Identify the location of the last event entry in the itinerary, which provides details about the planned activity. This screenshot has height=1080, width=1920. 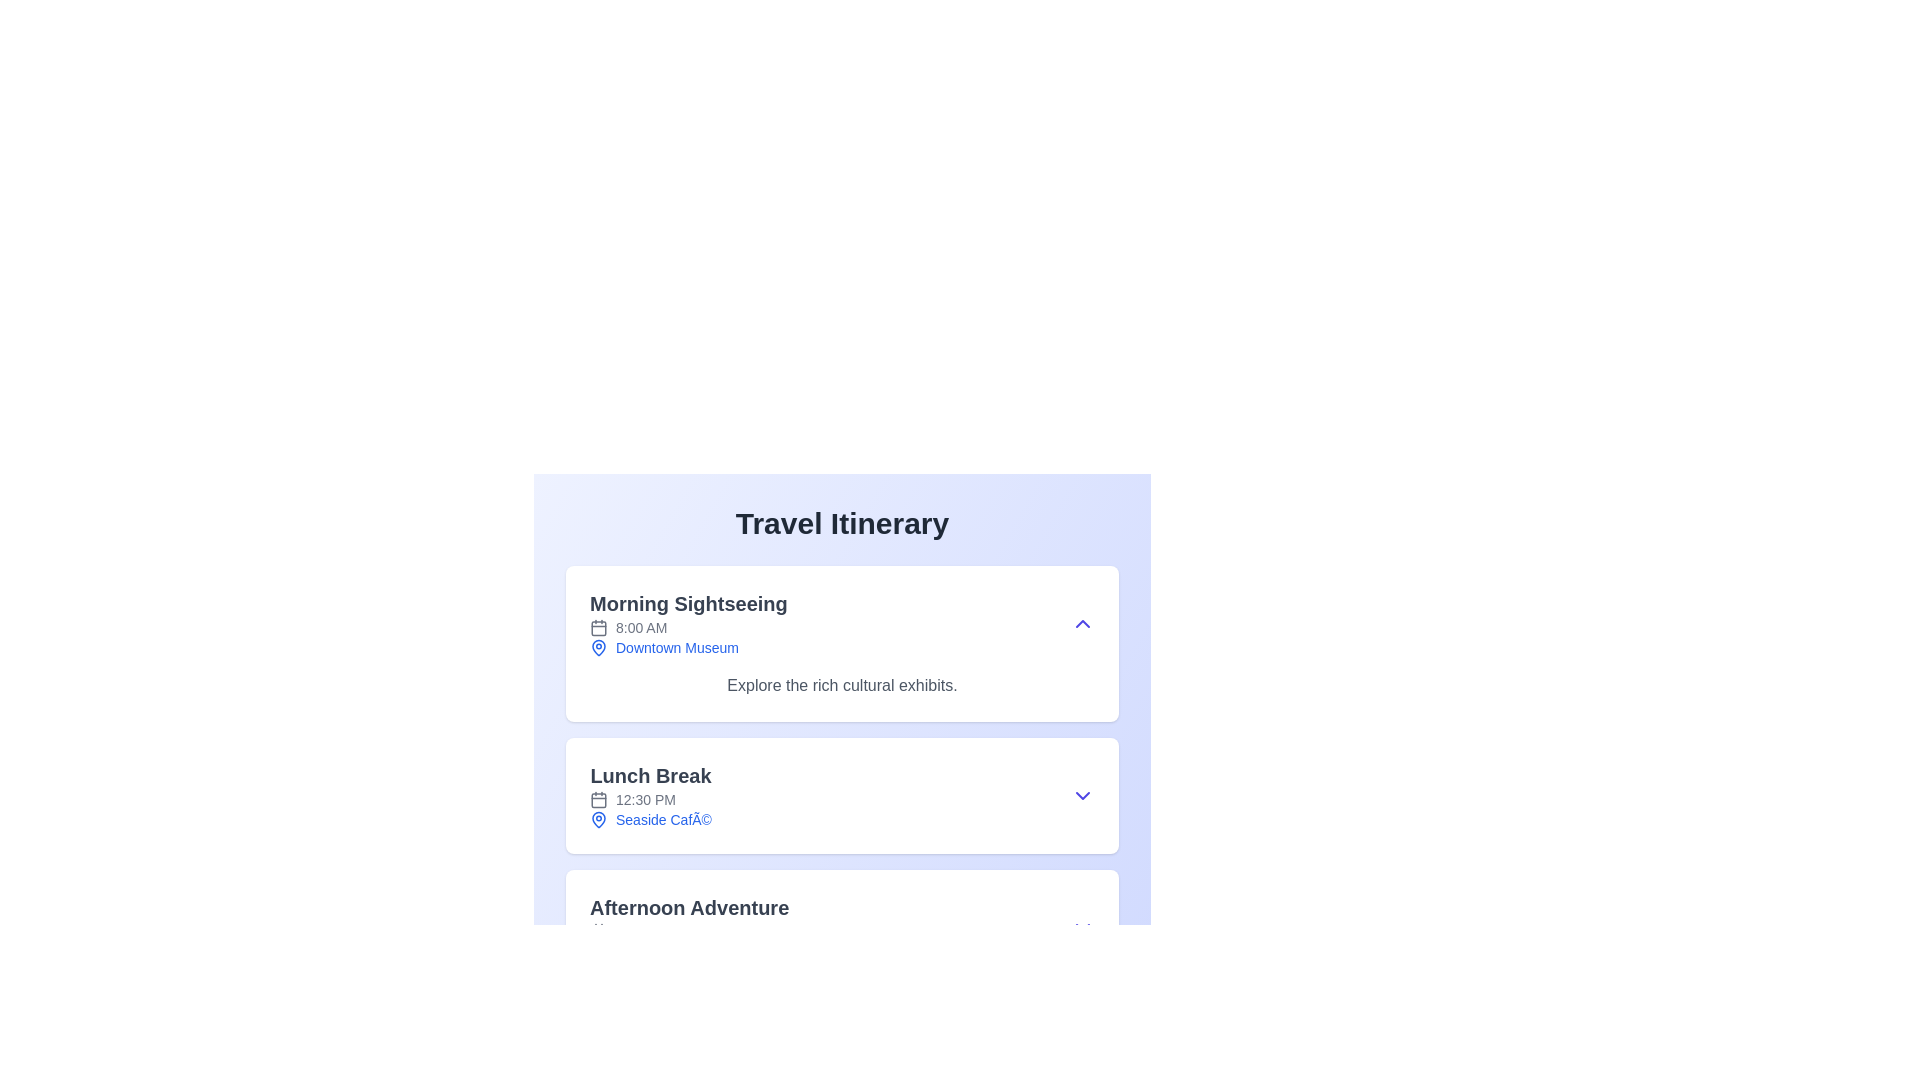
(842, 928).